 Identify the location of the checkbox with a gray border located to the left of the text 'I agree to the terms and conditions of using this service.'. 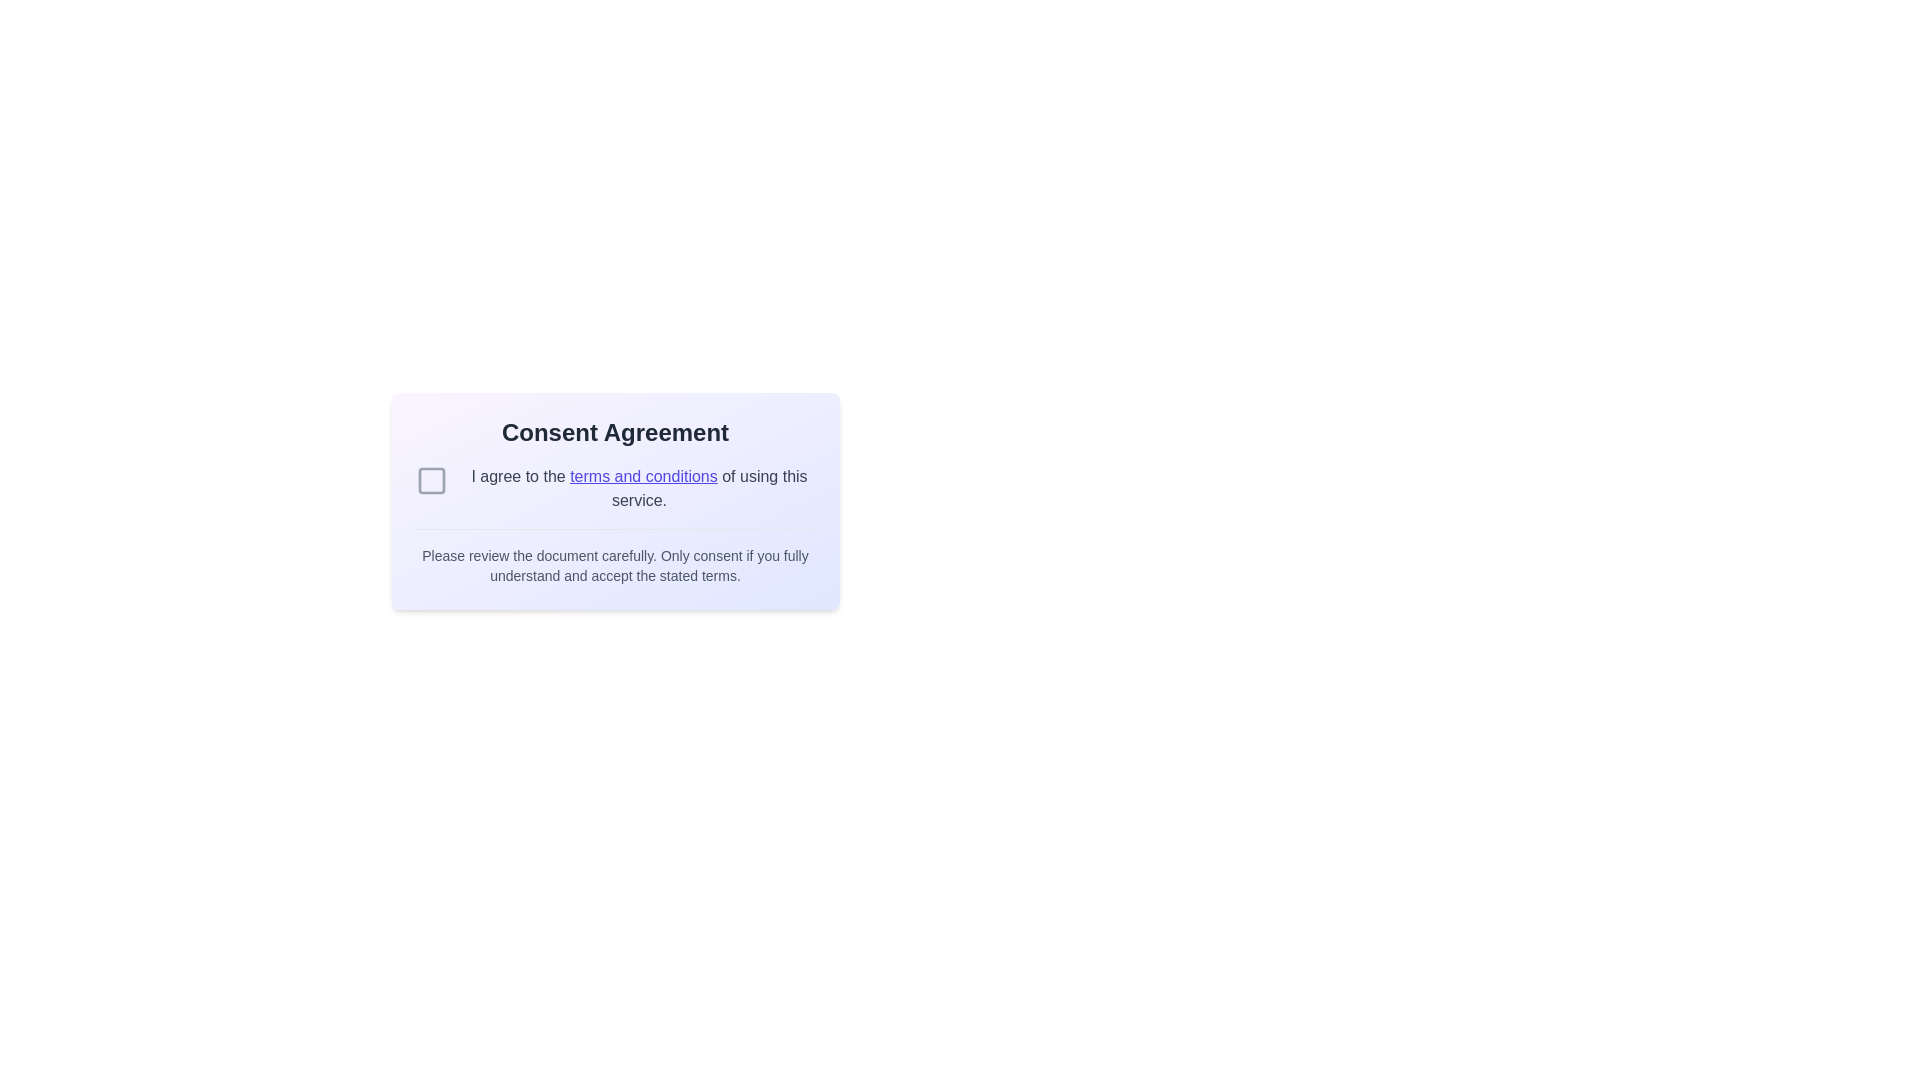
(430, 481).